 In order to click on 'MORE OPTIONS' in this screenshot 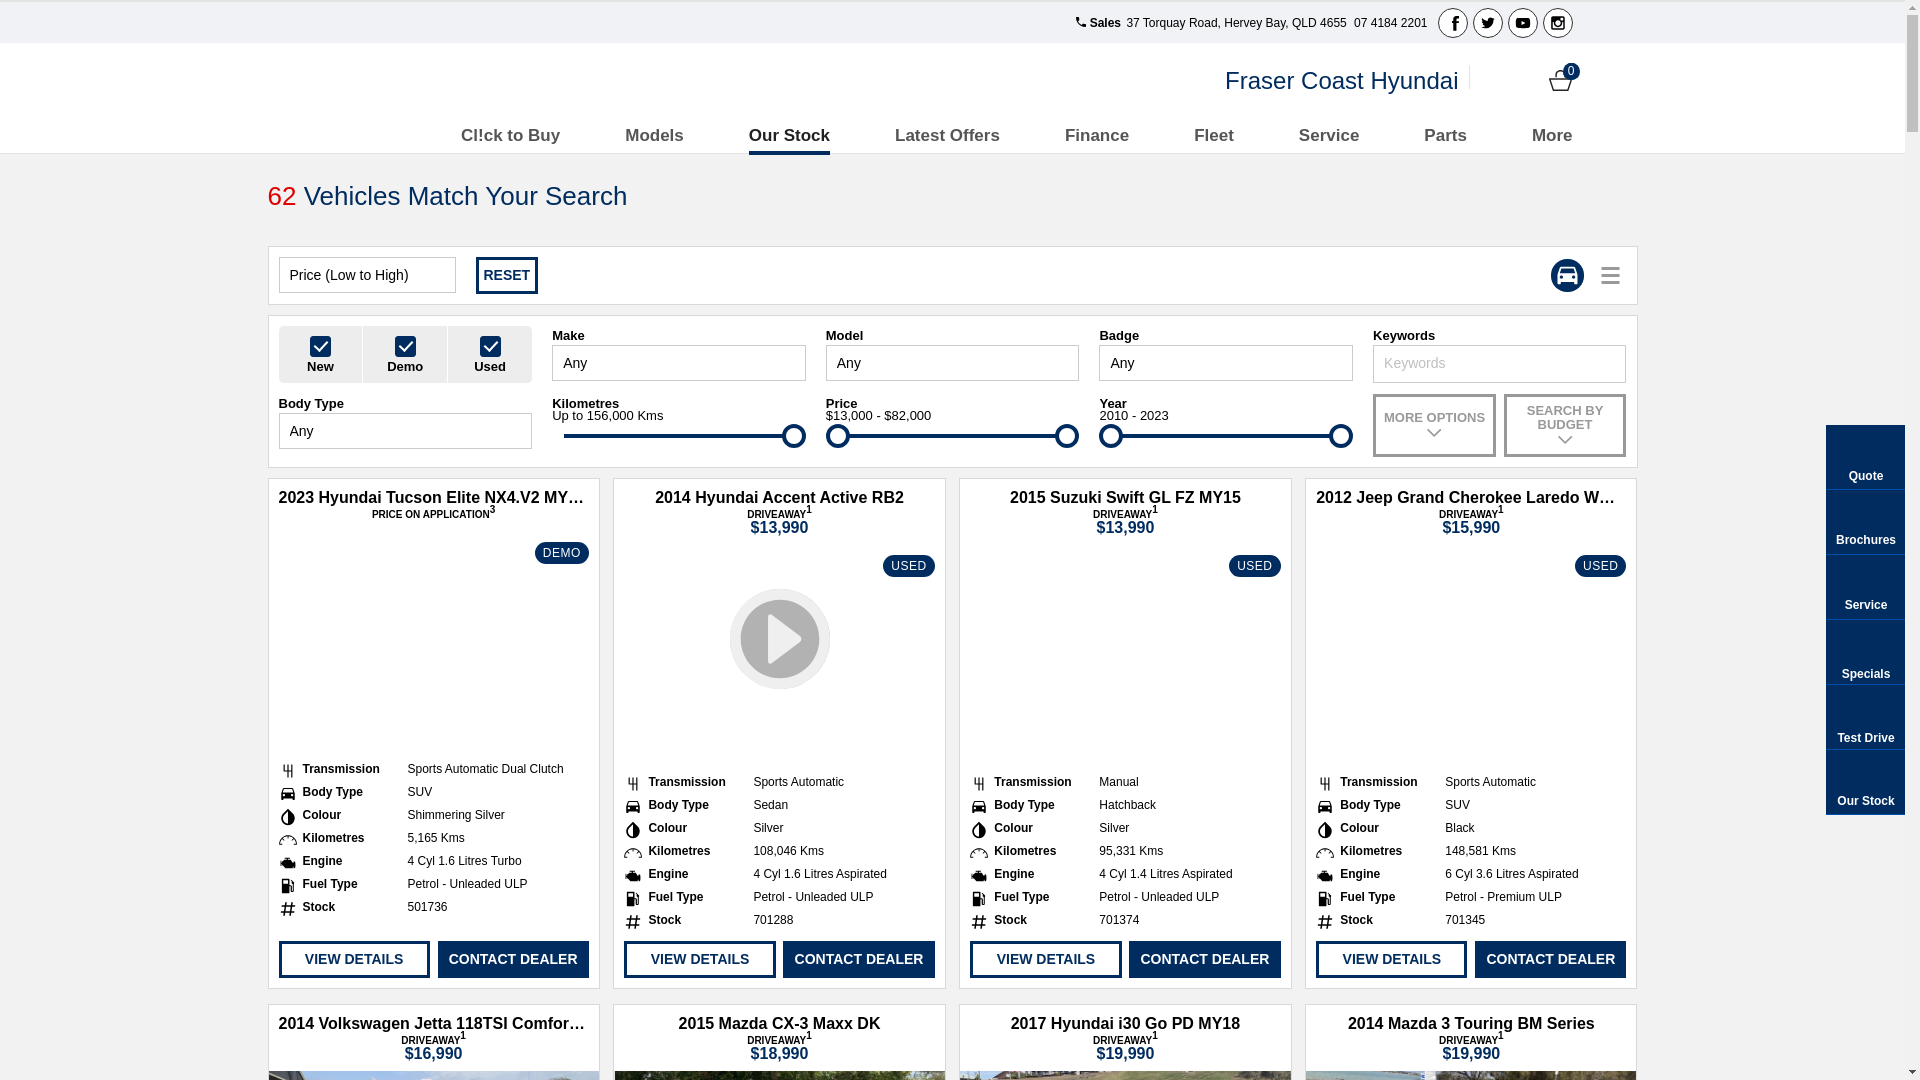, I will do `click(1433, 424)`.